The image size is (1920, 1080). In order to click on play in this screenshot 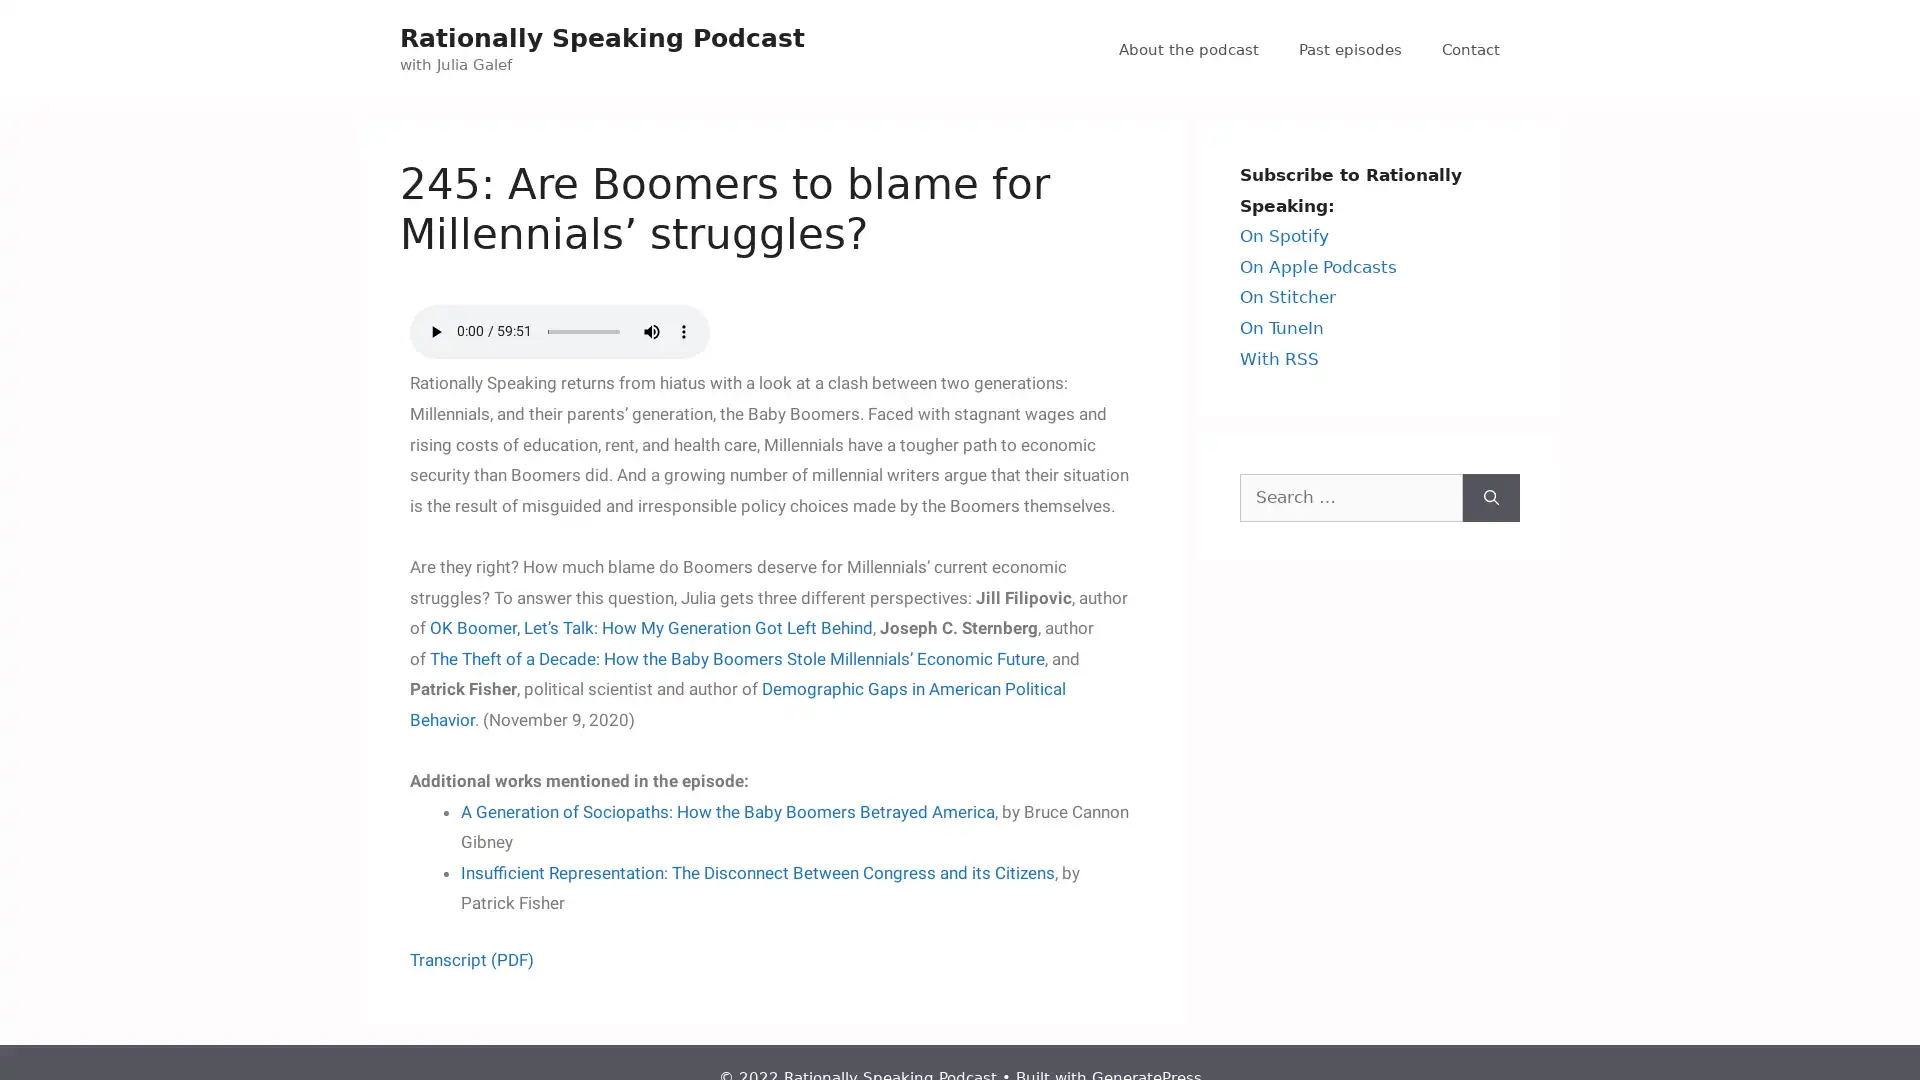, I will do `click(435, 330)`.